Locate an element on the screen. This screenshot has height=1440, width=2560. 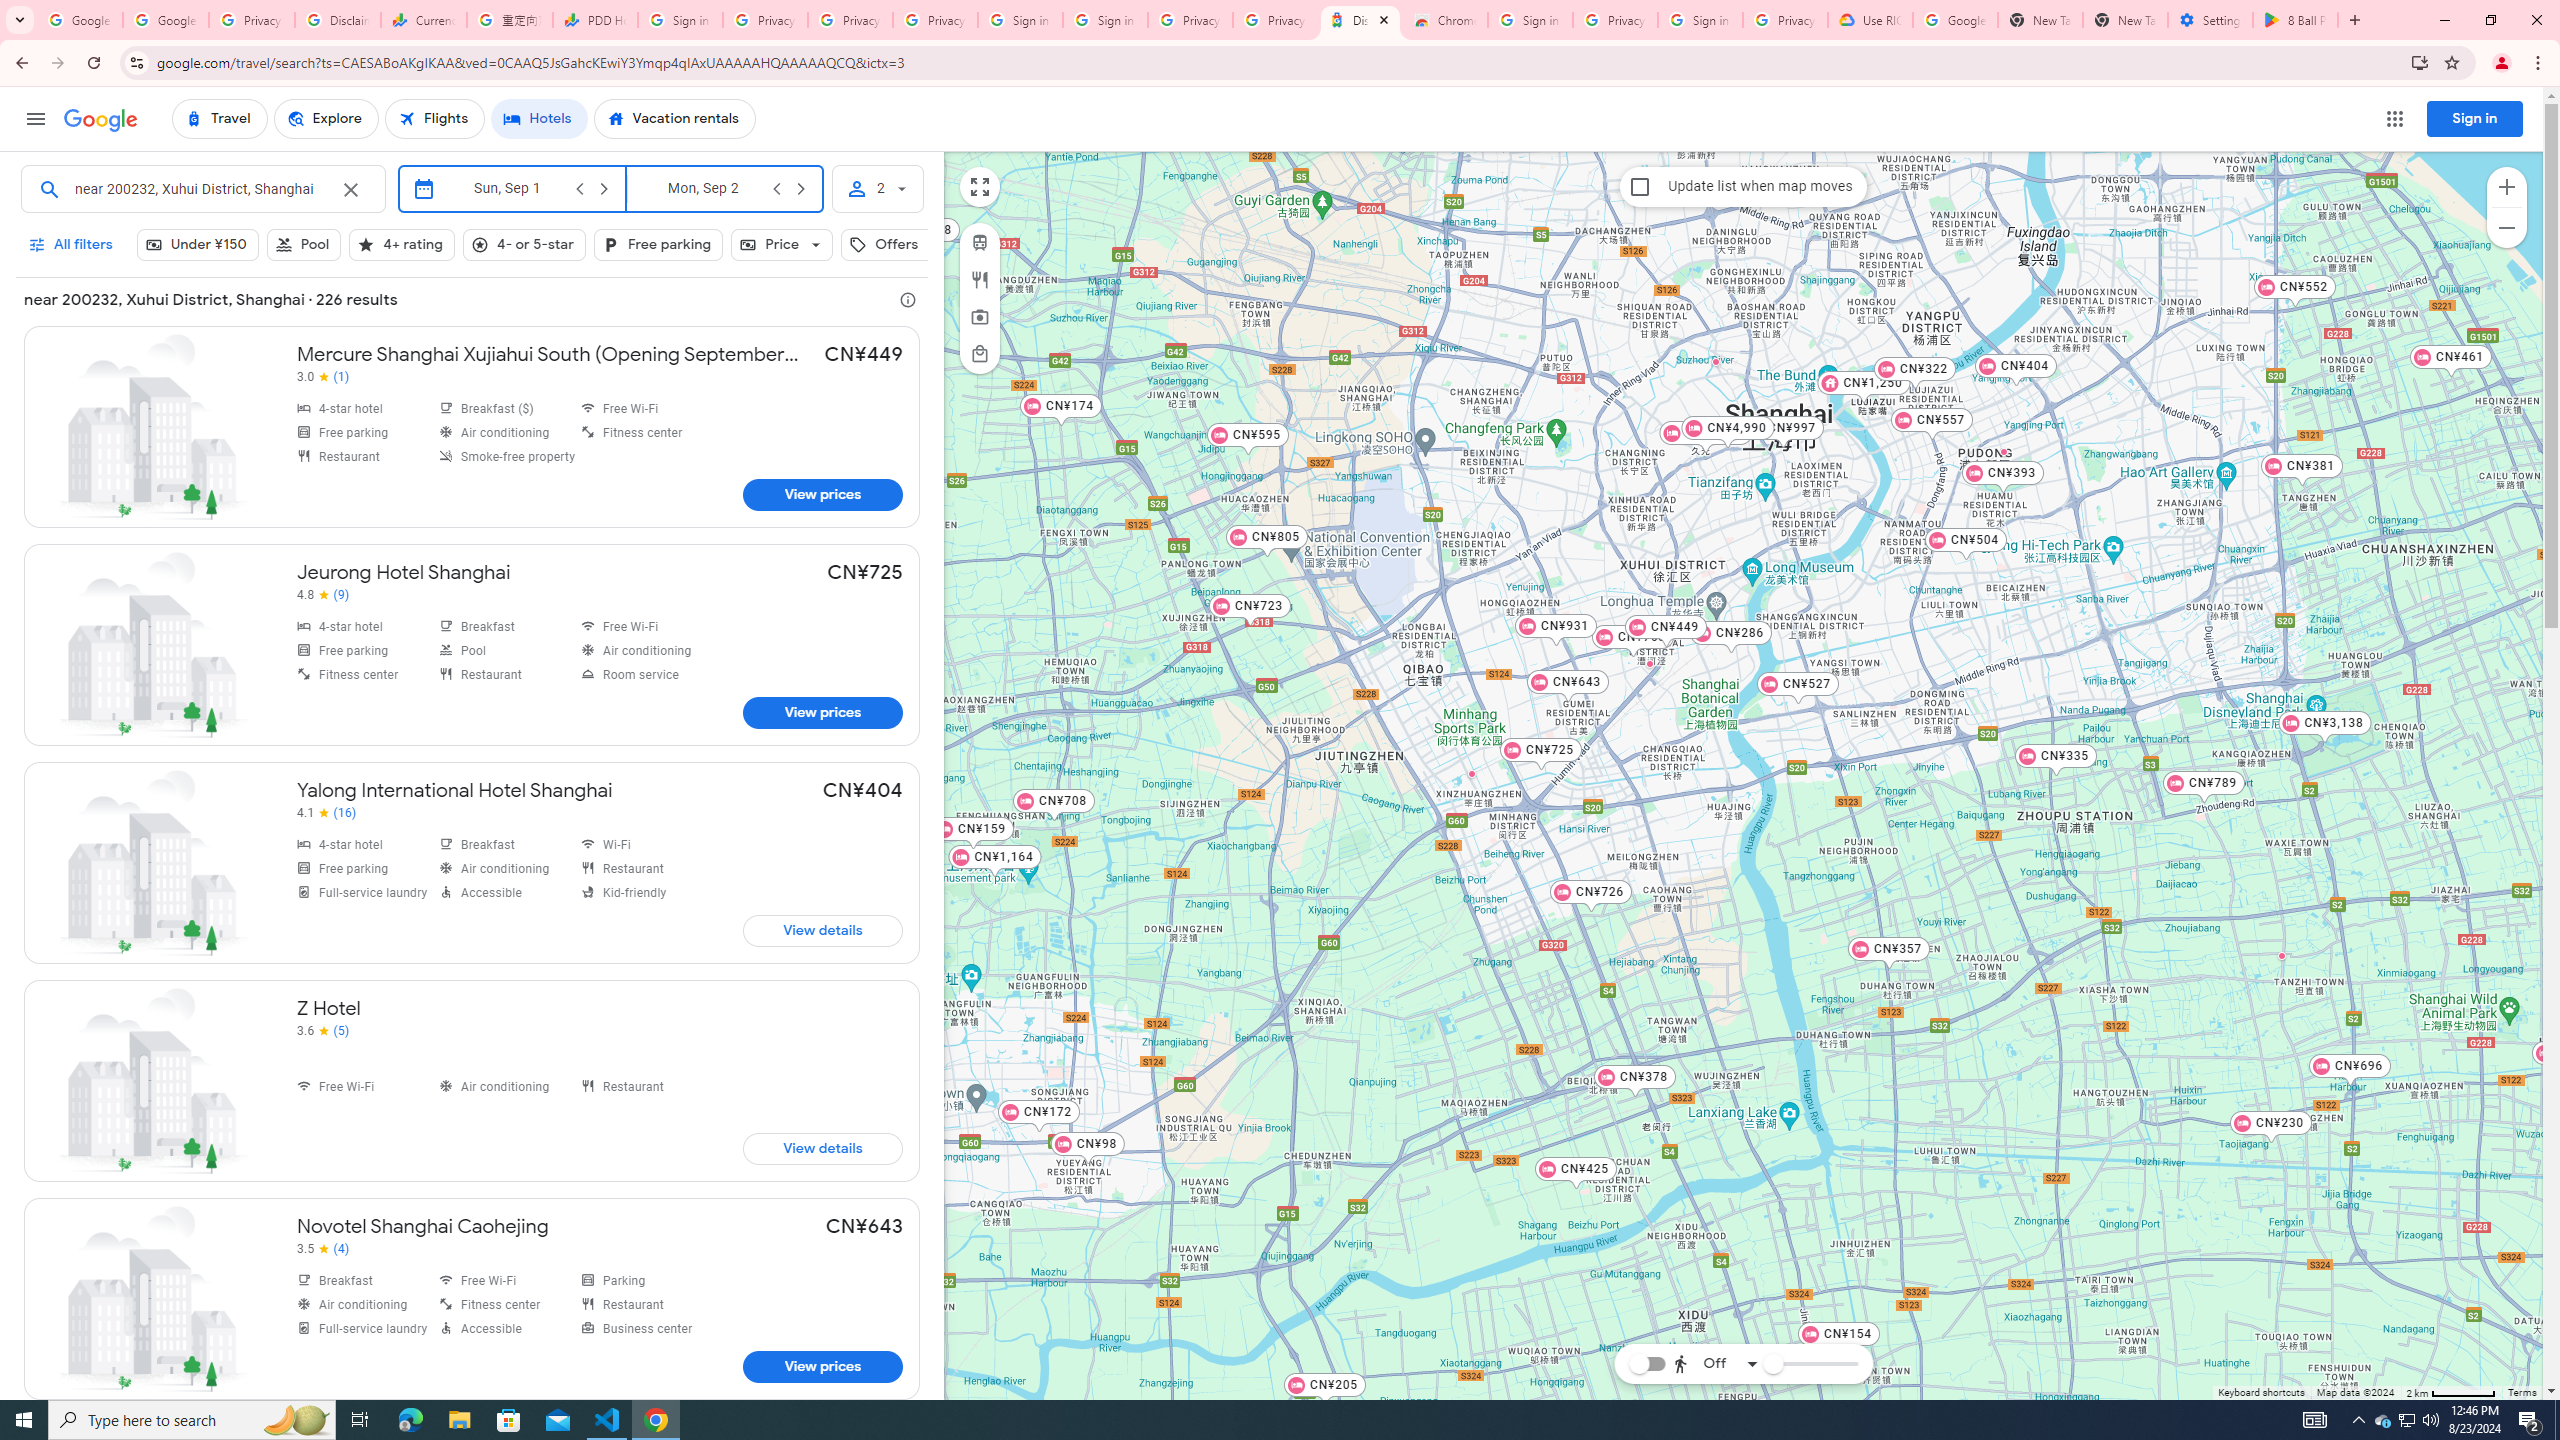
'Off' is located at coordinates (1715, 1363).